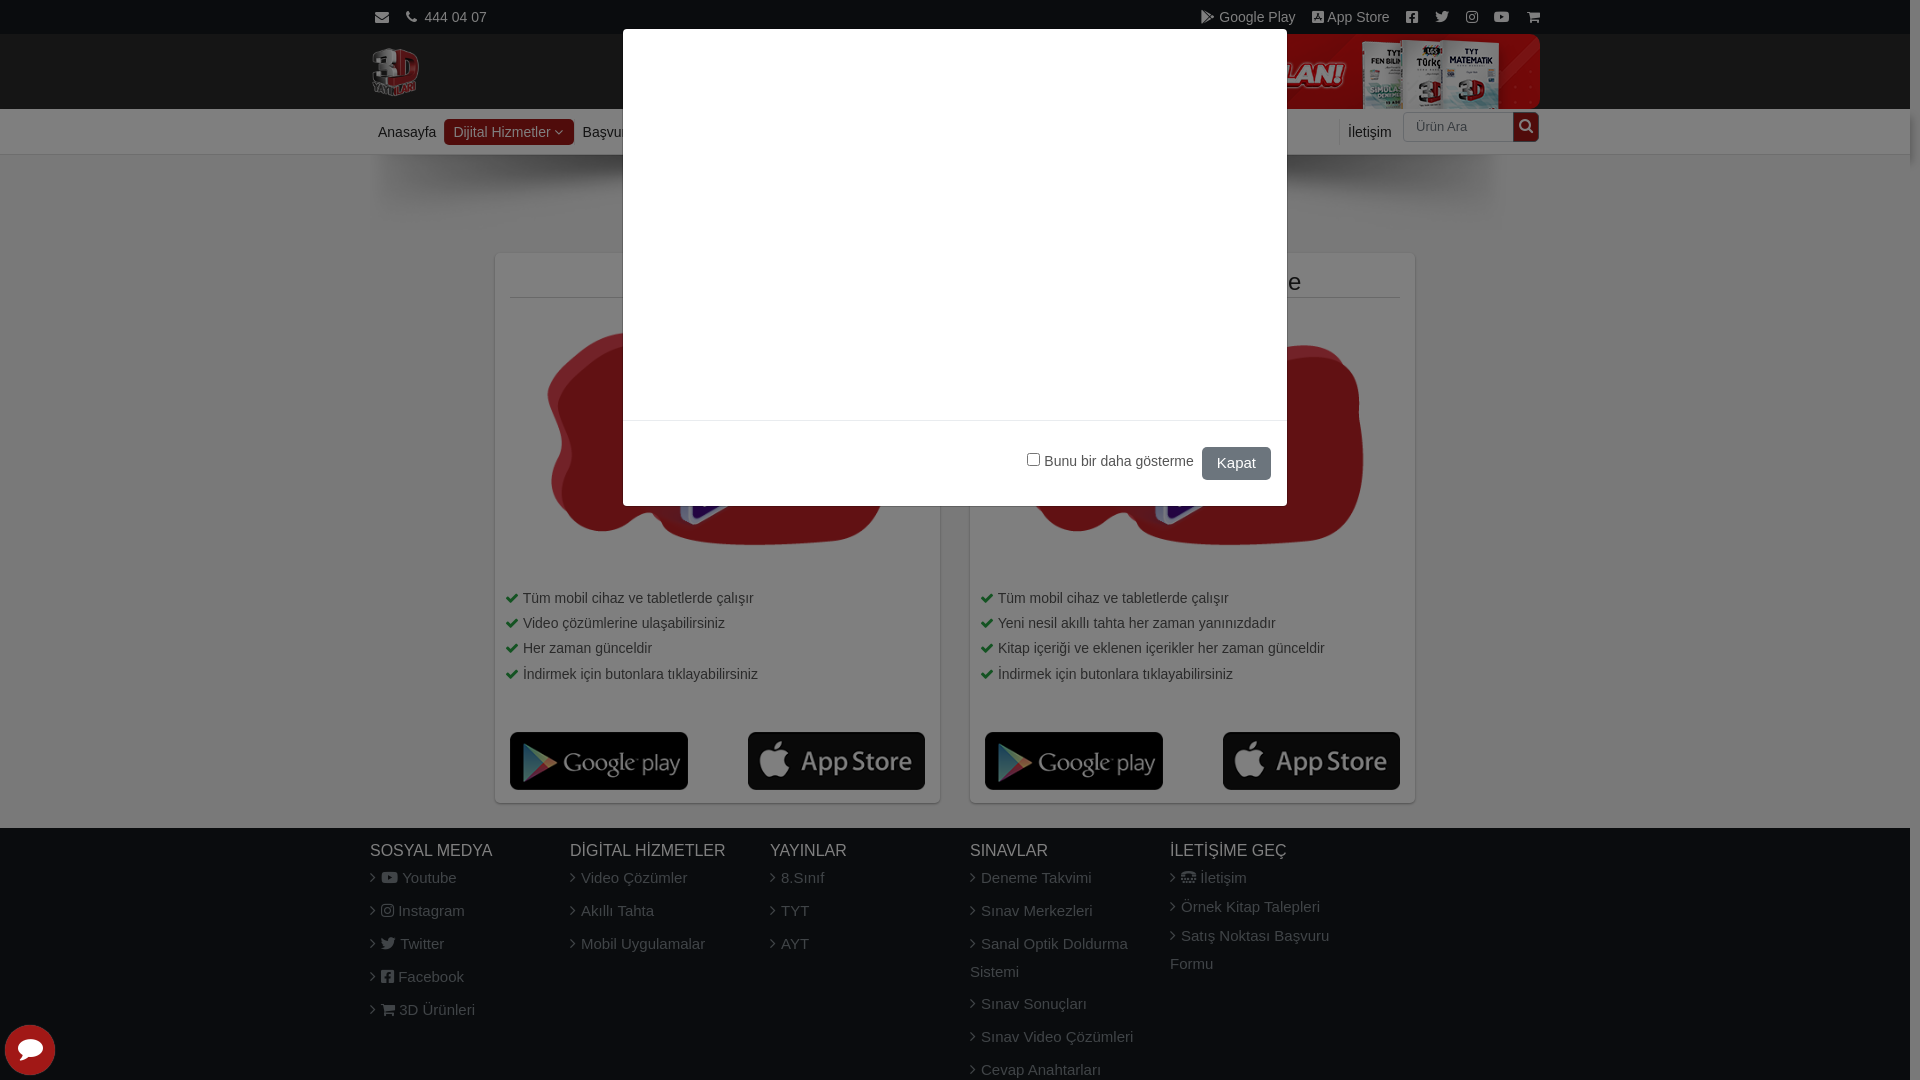 The width and height of the screenshot is (1920, 1080). I want to click on '  444 04 07', so click(445, 16).